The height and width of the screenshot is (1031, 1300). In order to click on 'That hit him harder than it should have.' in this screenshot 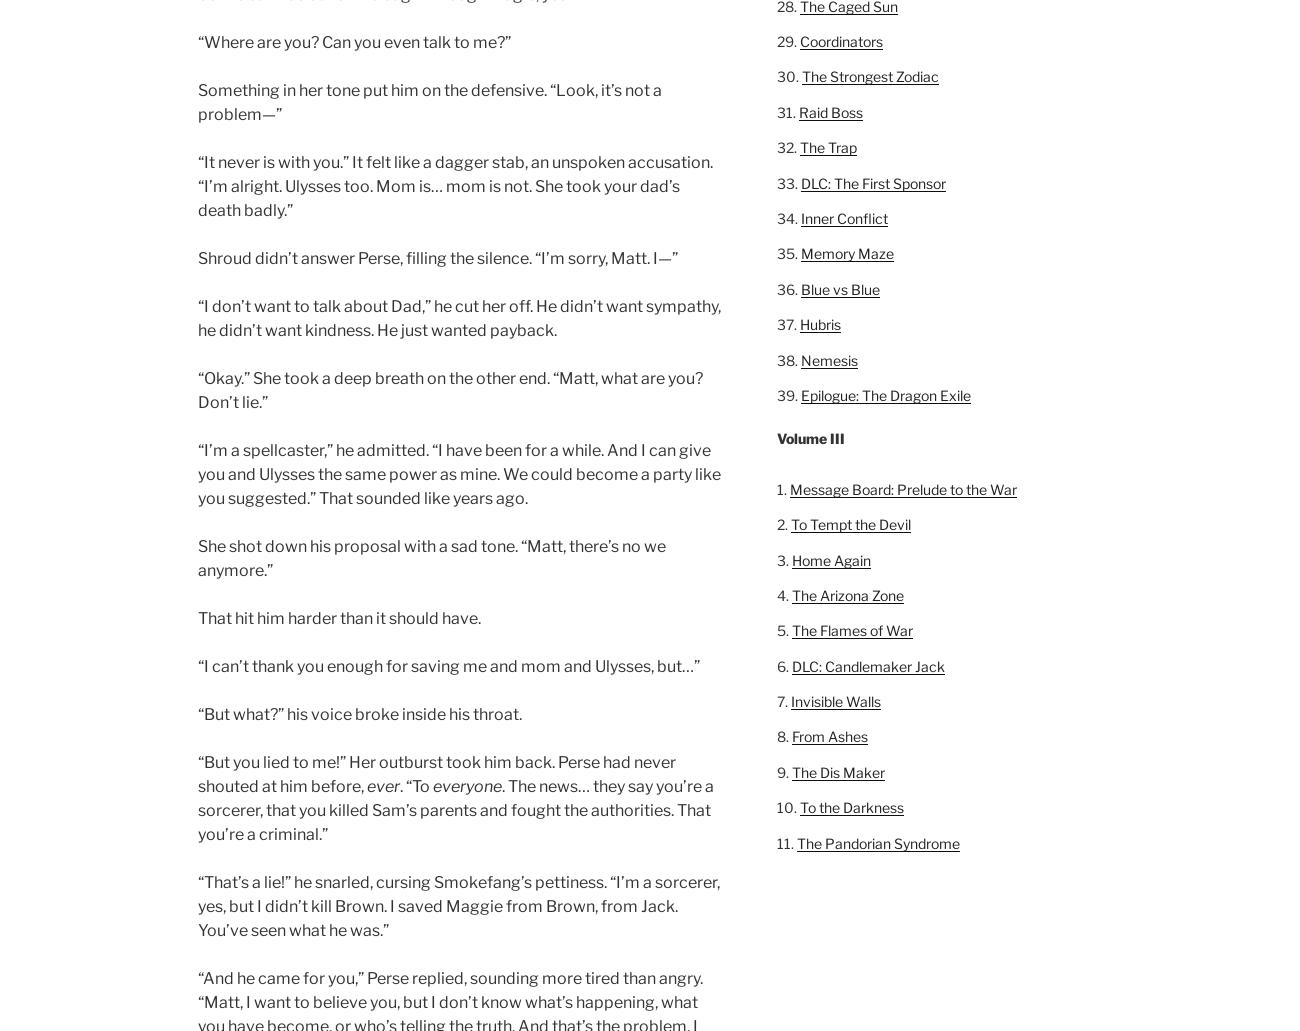, I will do `click(338, 617)`.